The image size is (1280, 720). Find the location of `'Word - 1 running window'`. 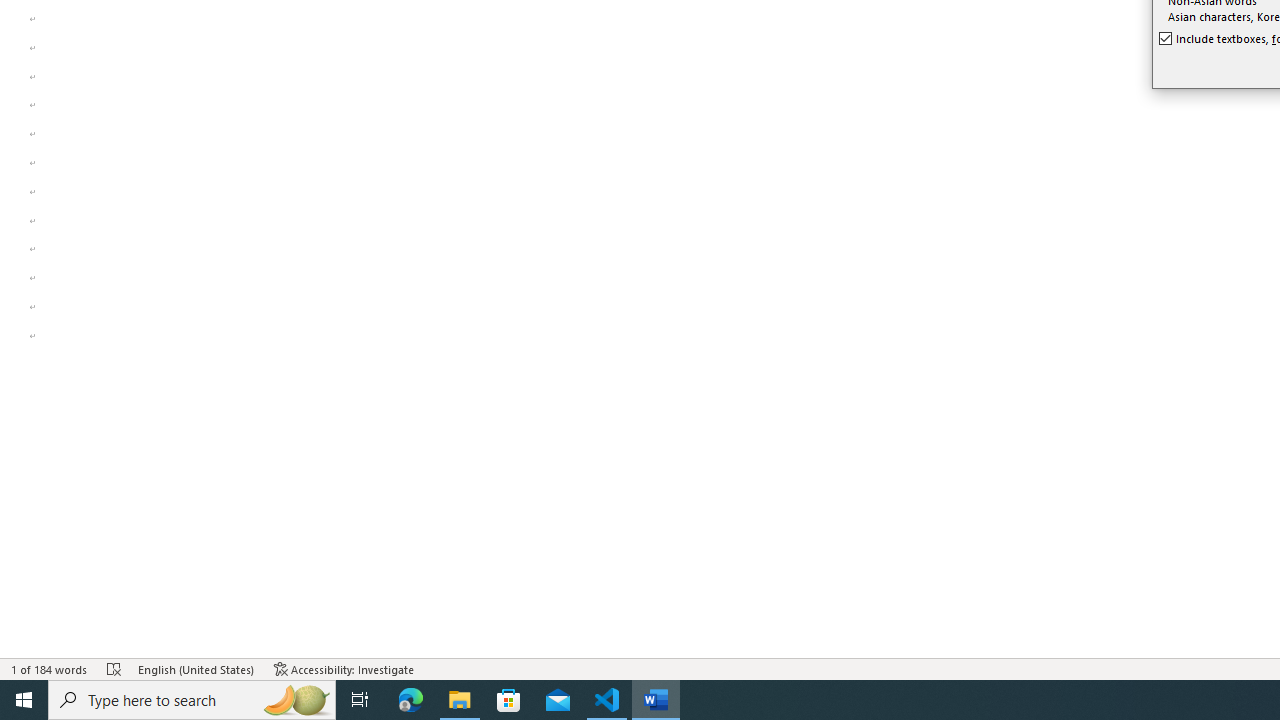

'Word - 1 running window' is located at coordinates (656, 698).